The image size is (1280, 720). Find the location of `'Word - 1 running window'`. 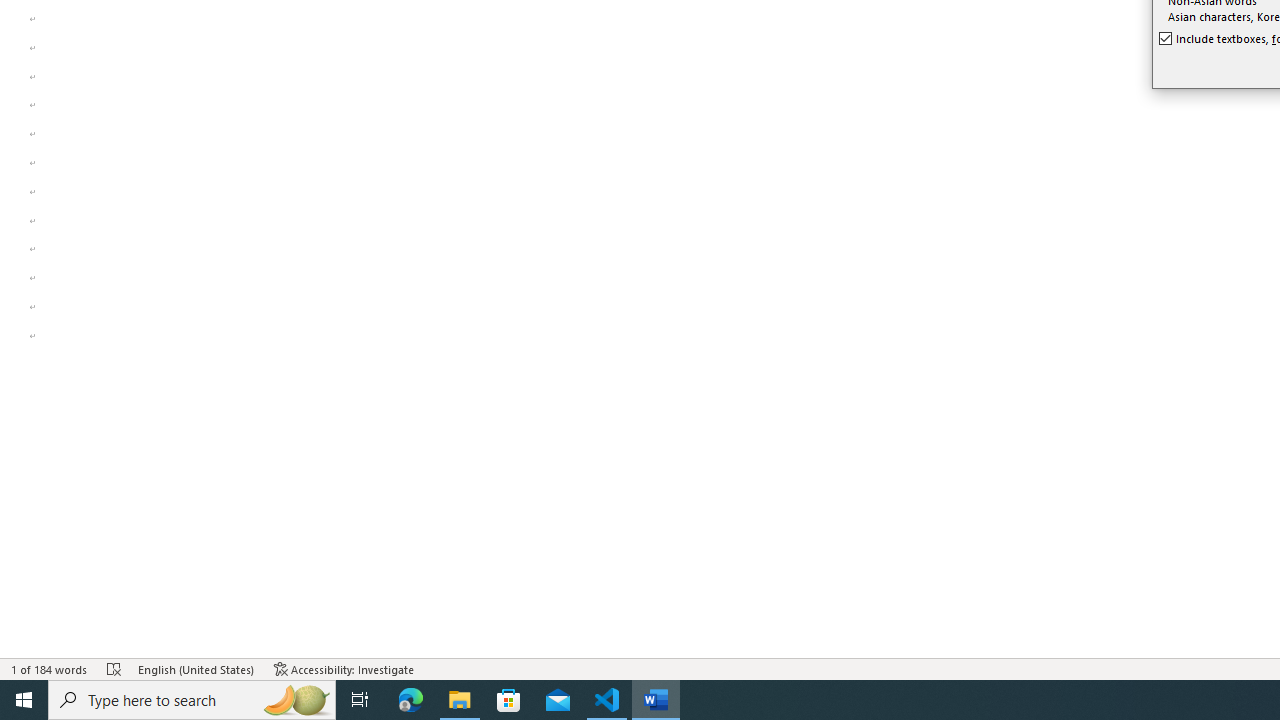

'Word - 1 running window' is located at coordinates (656, 698).